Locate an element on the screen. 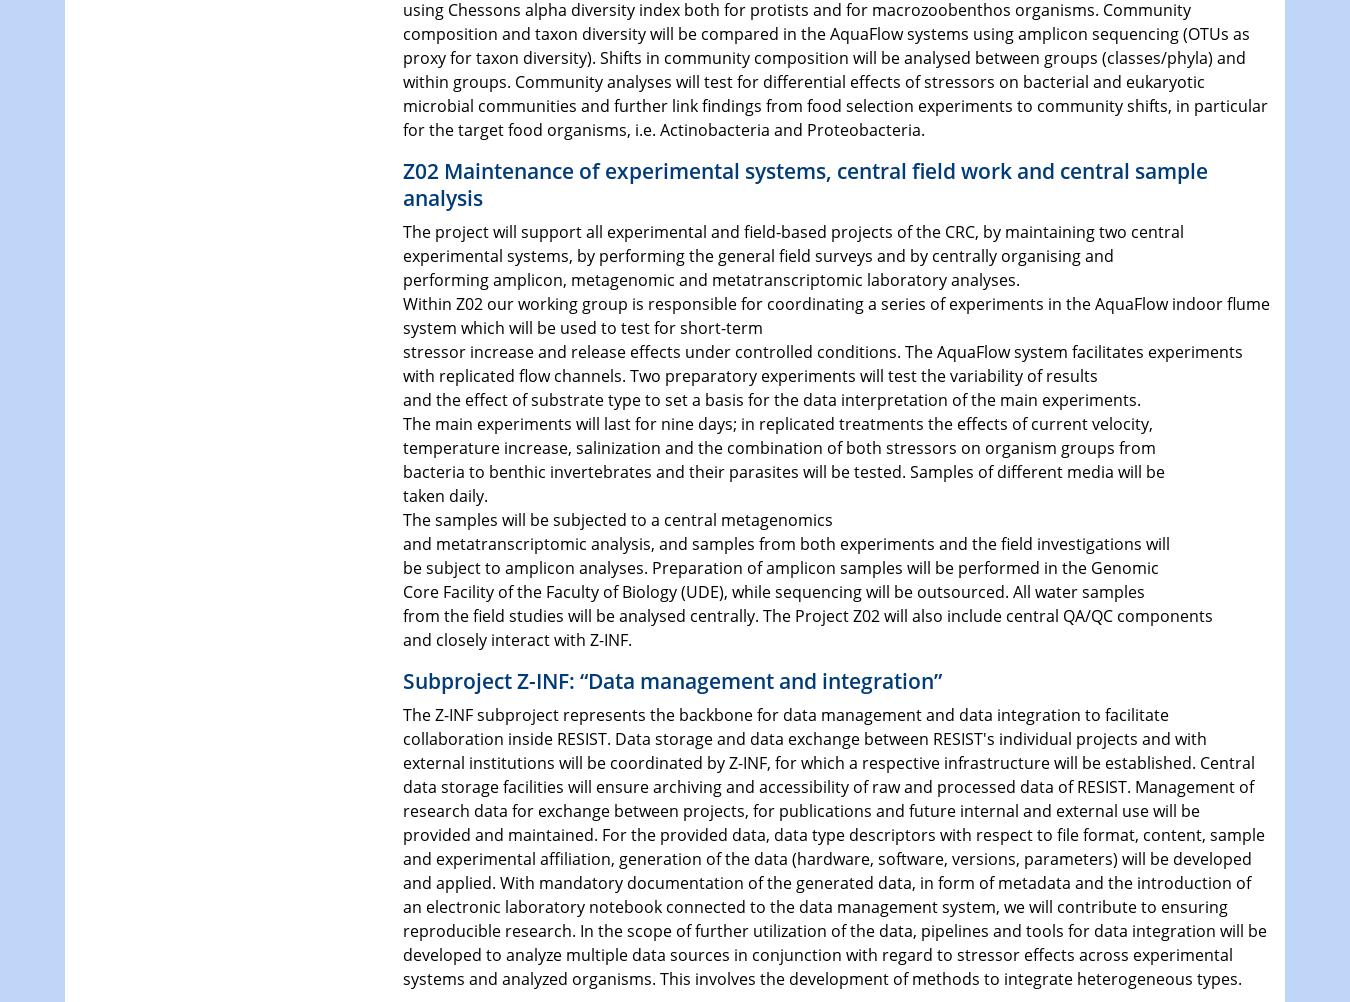 The width and height of the screenshot is (1350, 1002). 'be subject to amplicon analyses. Preparation of amplicon samples will be performed in the Genomic' is located at coordinates (779, 567).